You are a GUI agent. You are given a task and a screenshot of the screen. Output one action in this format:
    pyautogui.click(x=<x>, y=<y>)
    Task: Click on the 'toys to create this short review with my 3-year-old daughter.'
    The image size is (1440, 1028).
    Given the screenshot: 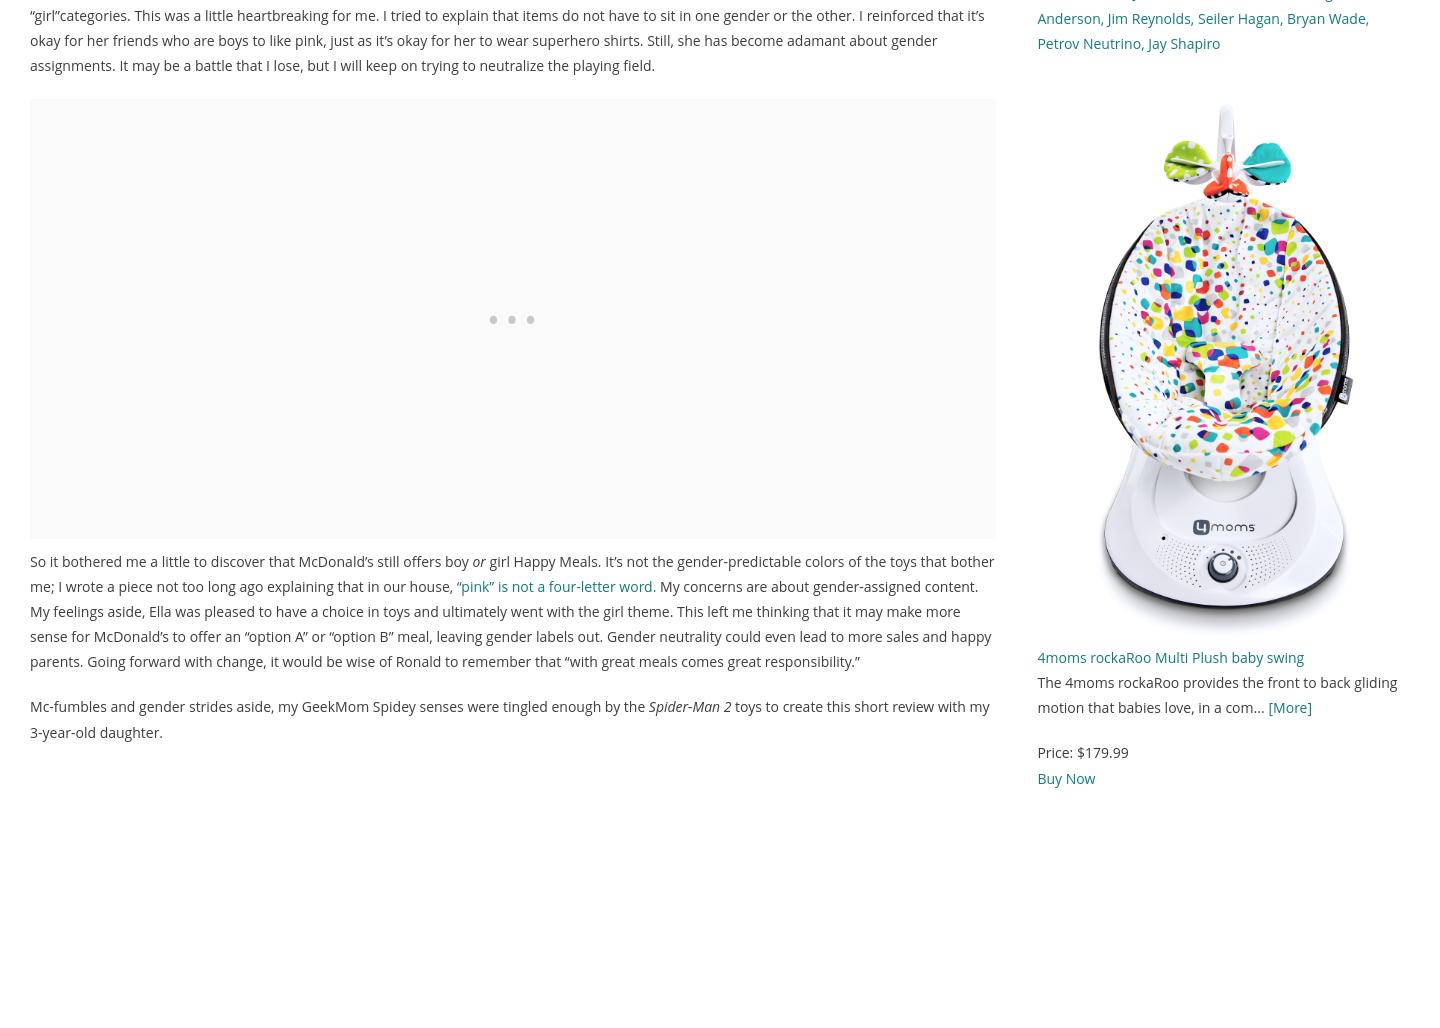 What is the action you would take?
    pyautogui.click(x=508, y=717)
    